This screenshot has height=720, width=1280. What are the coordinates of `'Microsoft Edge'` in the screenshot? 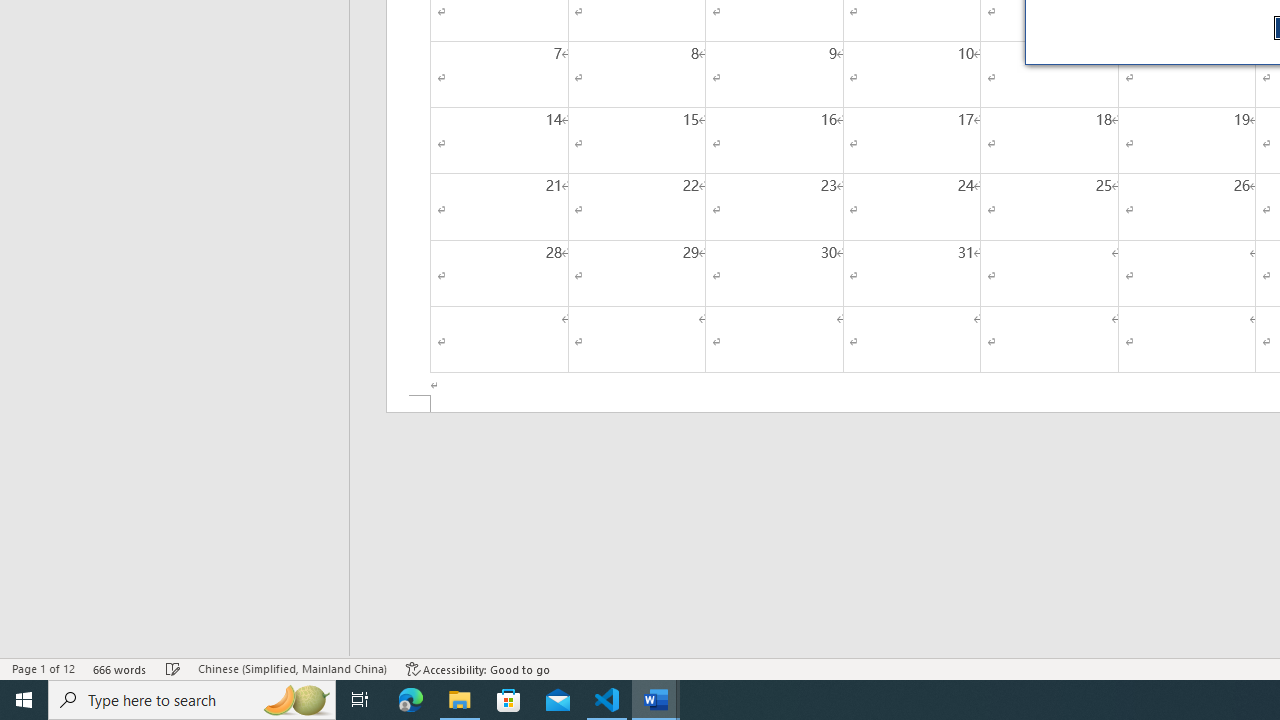 It's located at (410, 698).